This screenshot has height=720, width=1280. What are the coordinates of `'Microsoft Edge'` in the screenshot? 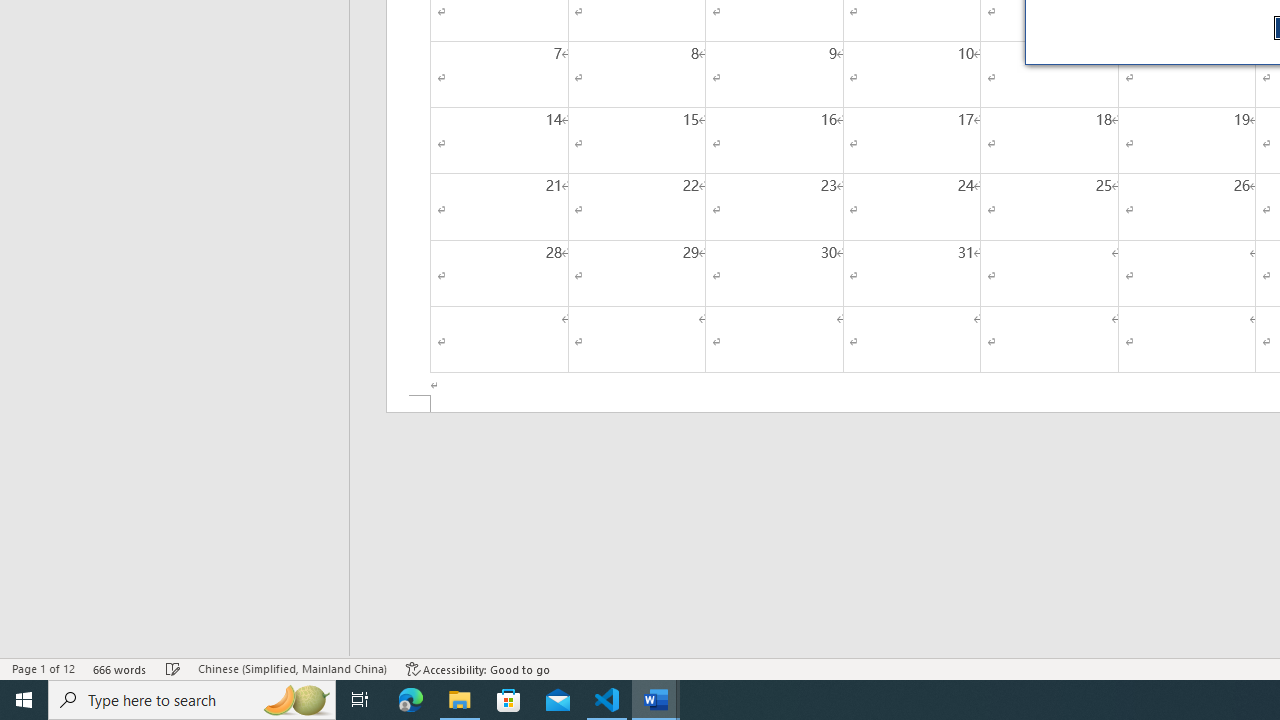 It's located at (410, 698).